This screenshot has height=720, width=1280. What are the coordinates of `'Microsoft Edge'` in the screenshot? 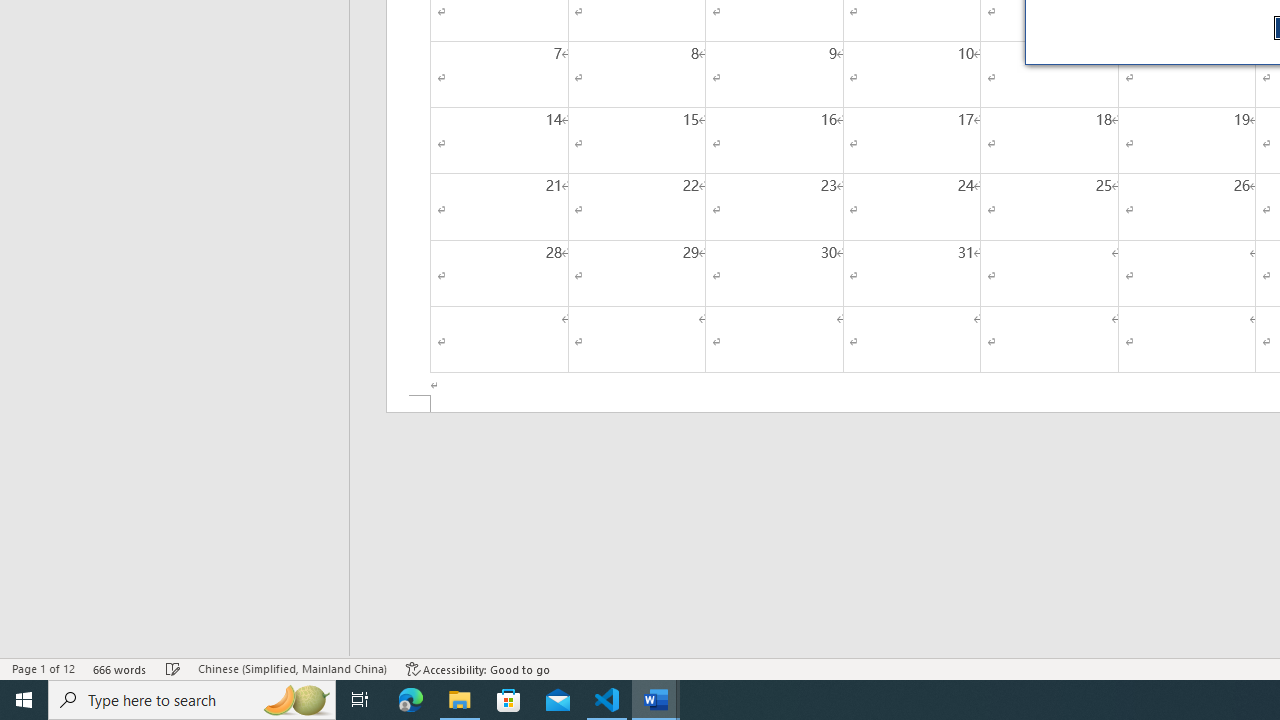 It's located at (410, 698).